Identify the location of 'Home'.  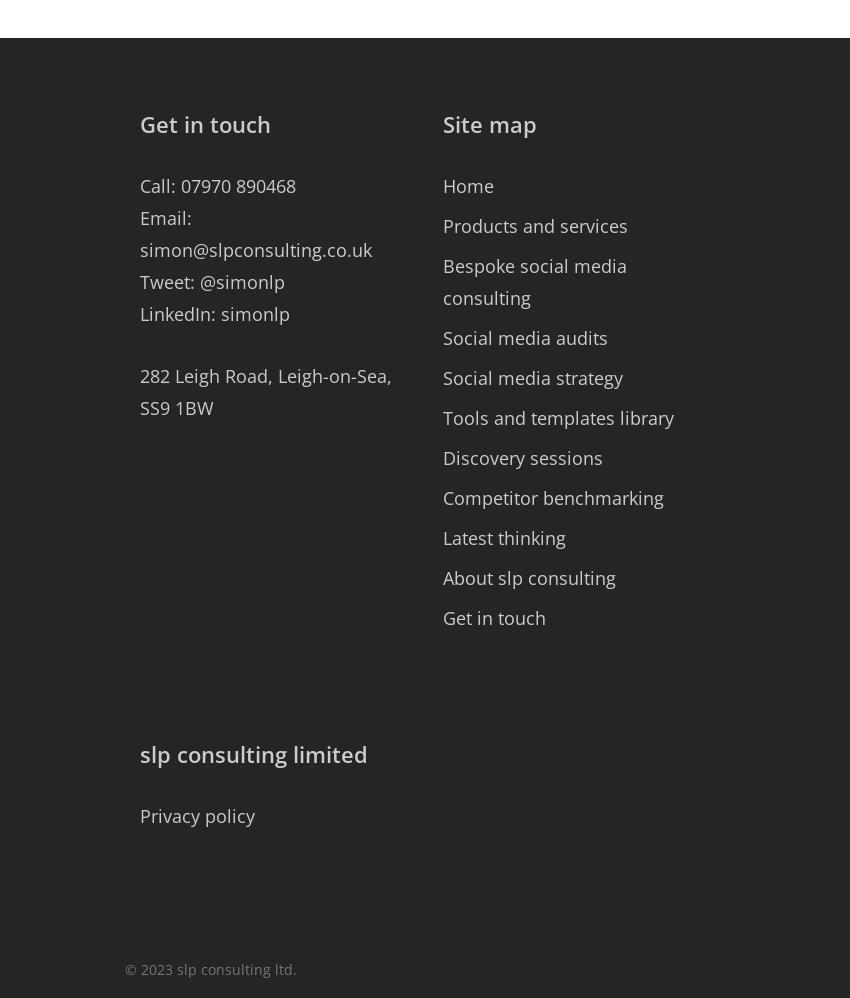
(468, 185).